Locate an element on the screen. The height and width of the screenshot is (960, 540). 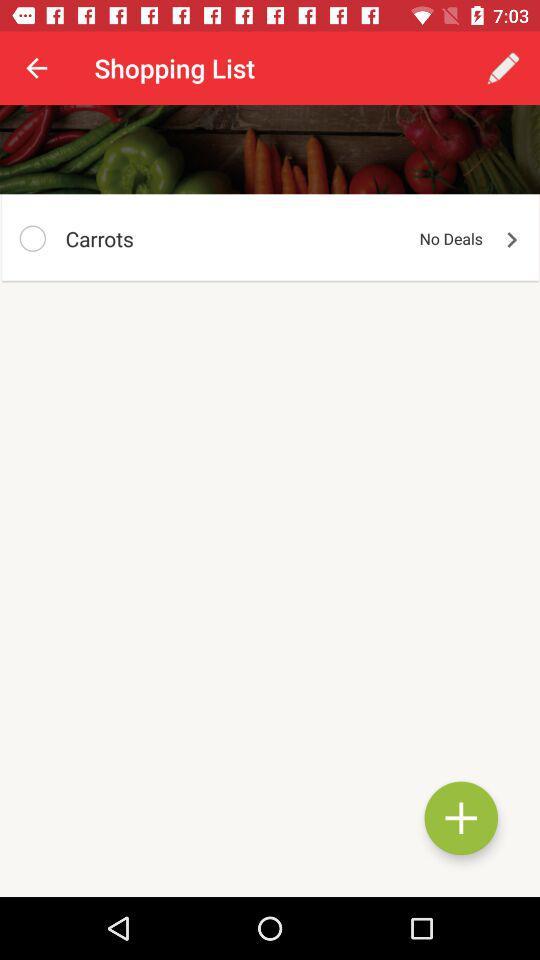
the add icon is located at coordinates (461, 818).